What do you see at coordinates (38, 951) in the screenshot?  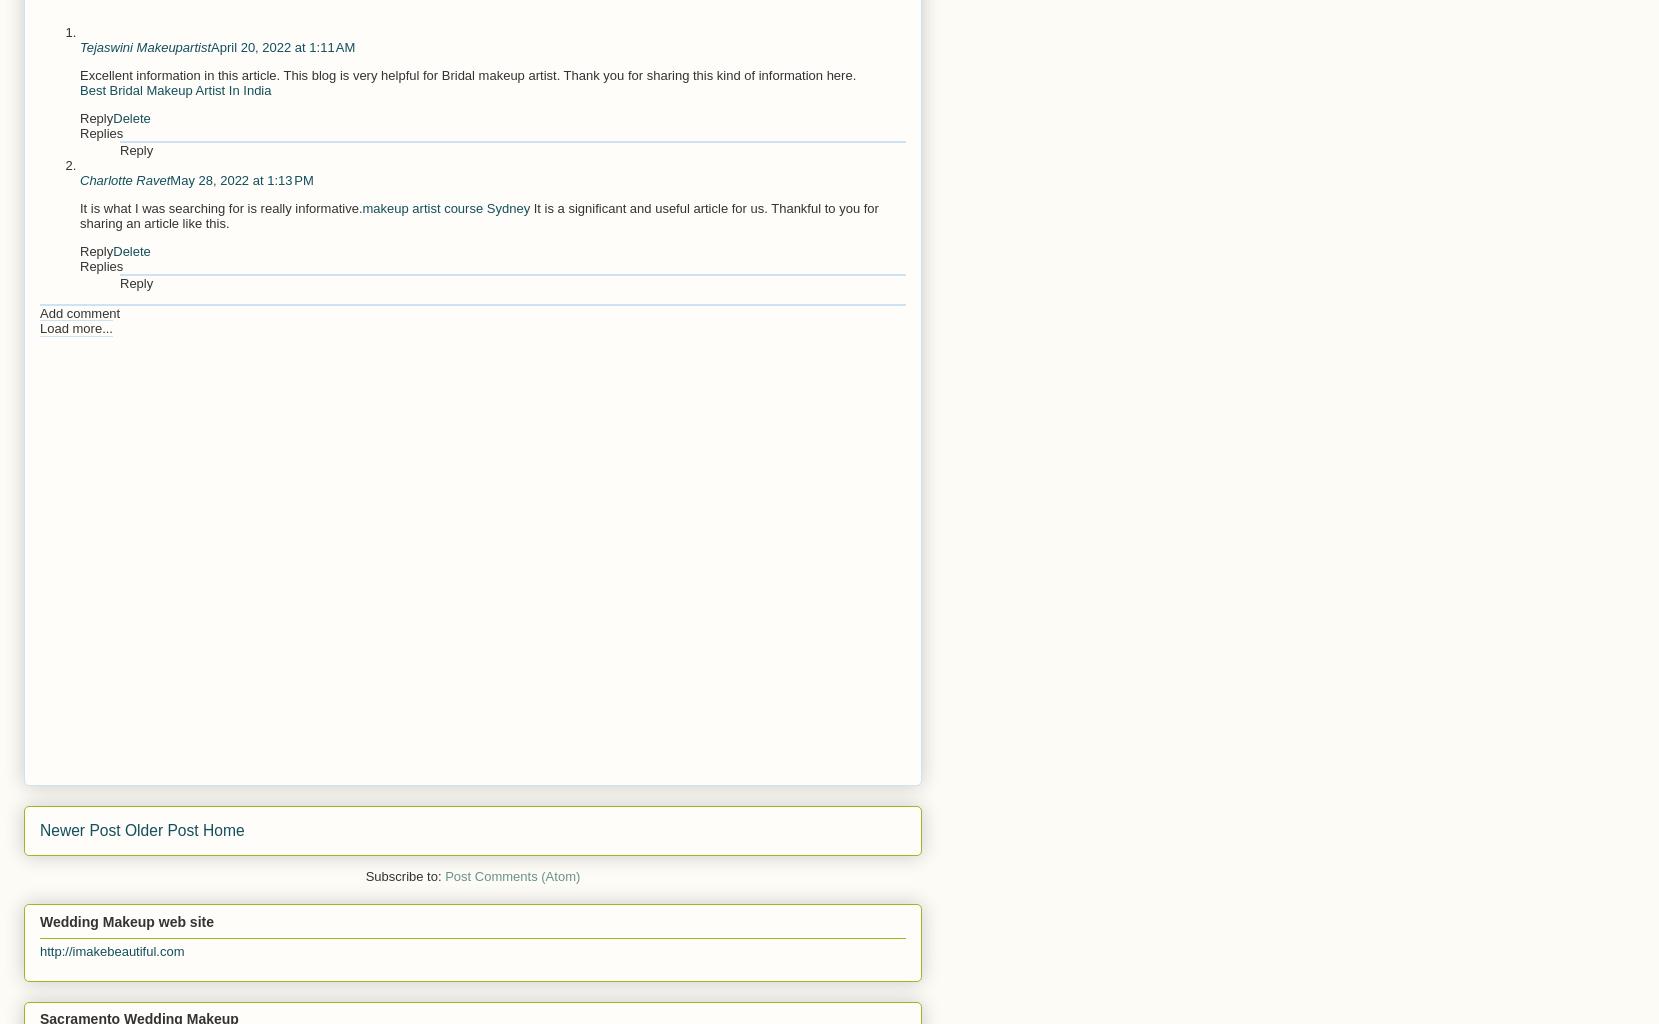 I see `'http://imakebeautiful.com'` at bounding box center [38, 951].